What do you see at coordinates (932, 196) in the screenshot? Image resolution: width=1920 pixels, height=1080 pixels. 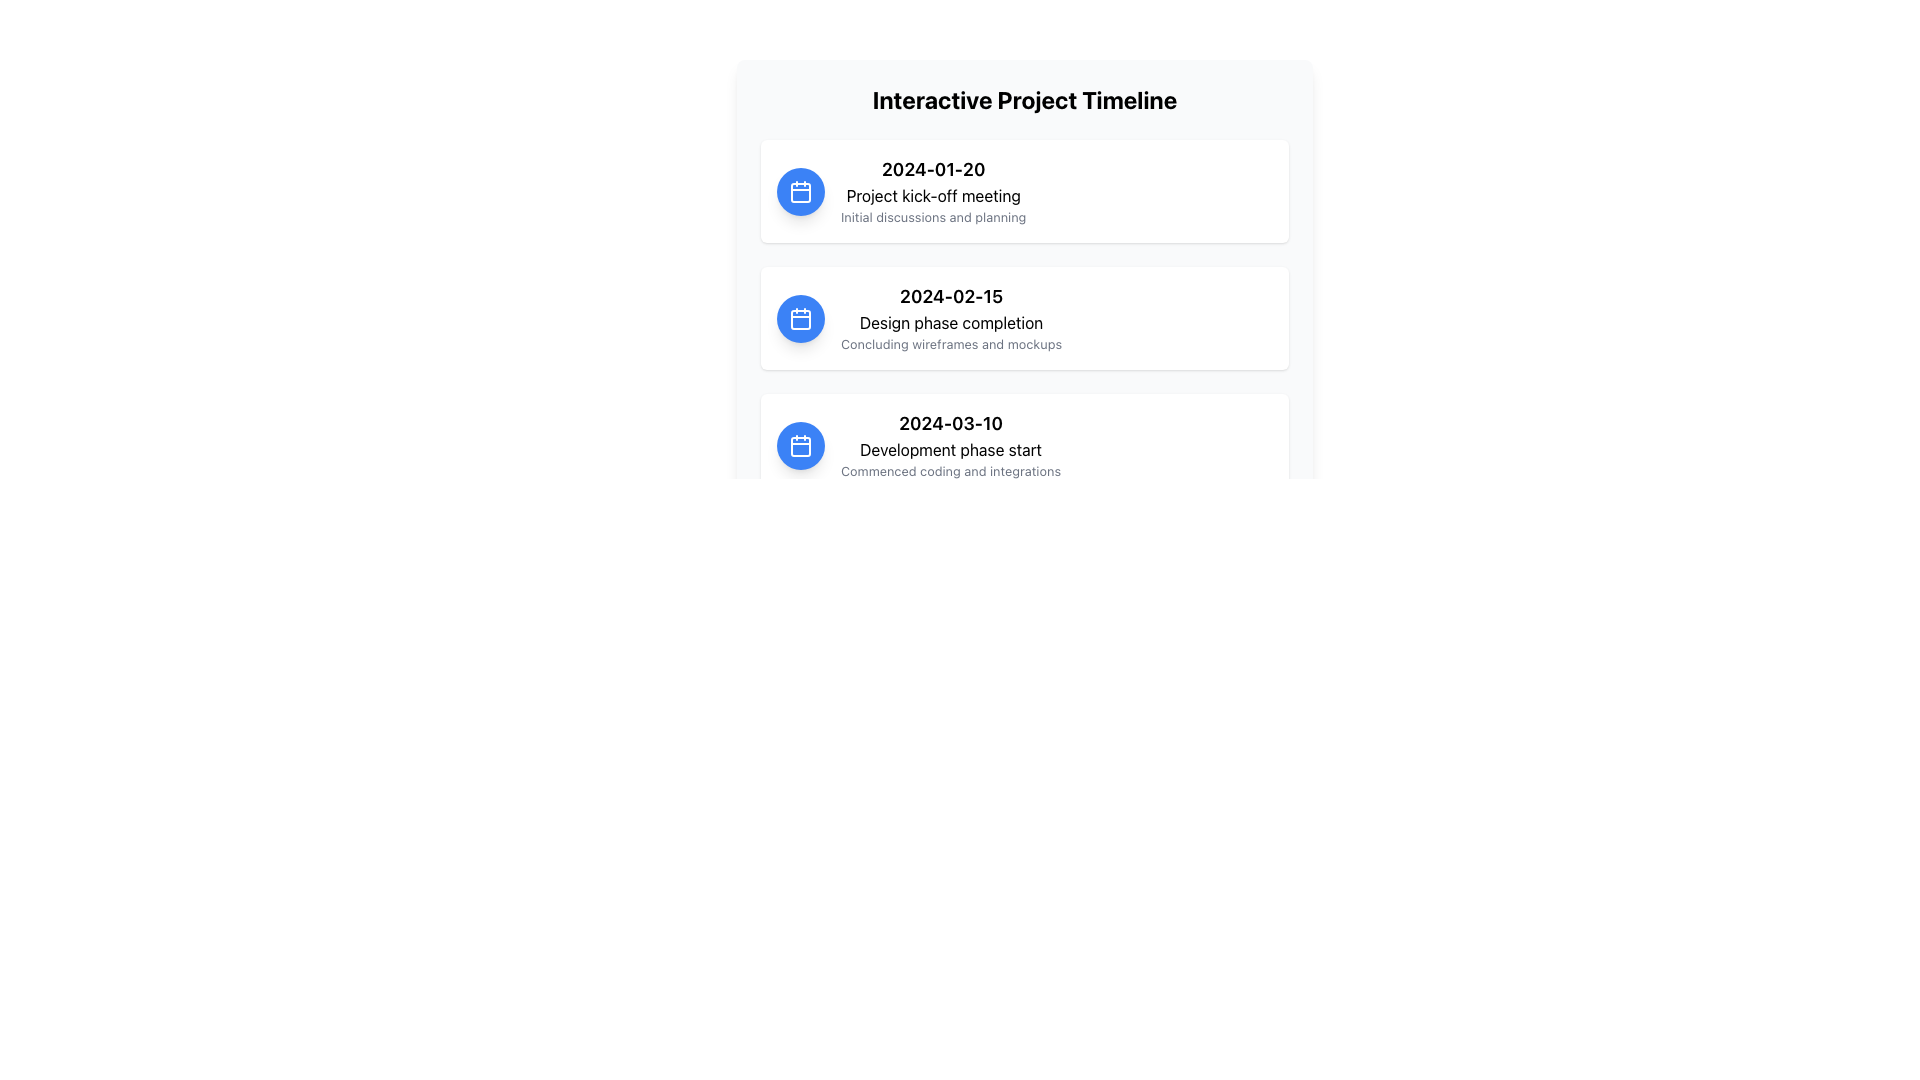 I see `the text label that signifies the title of the timeline event` at bounding box center [932, 196].